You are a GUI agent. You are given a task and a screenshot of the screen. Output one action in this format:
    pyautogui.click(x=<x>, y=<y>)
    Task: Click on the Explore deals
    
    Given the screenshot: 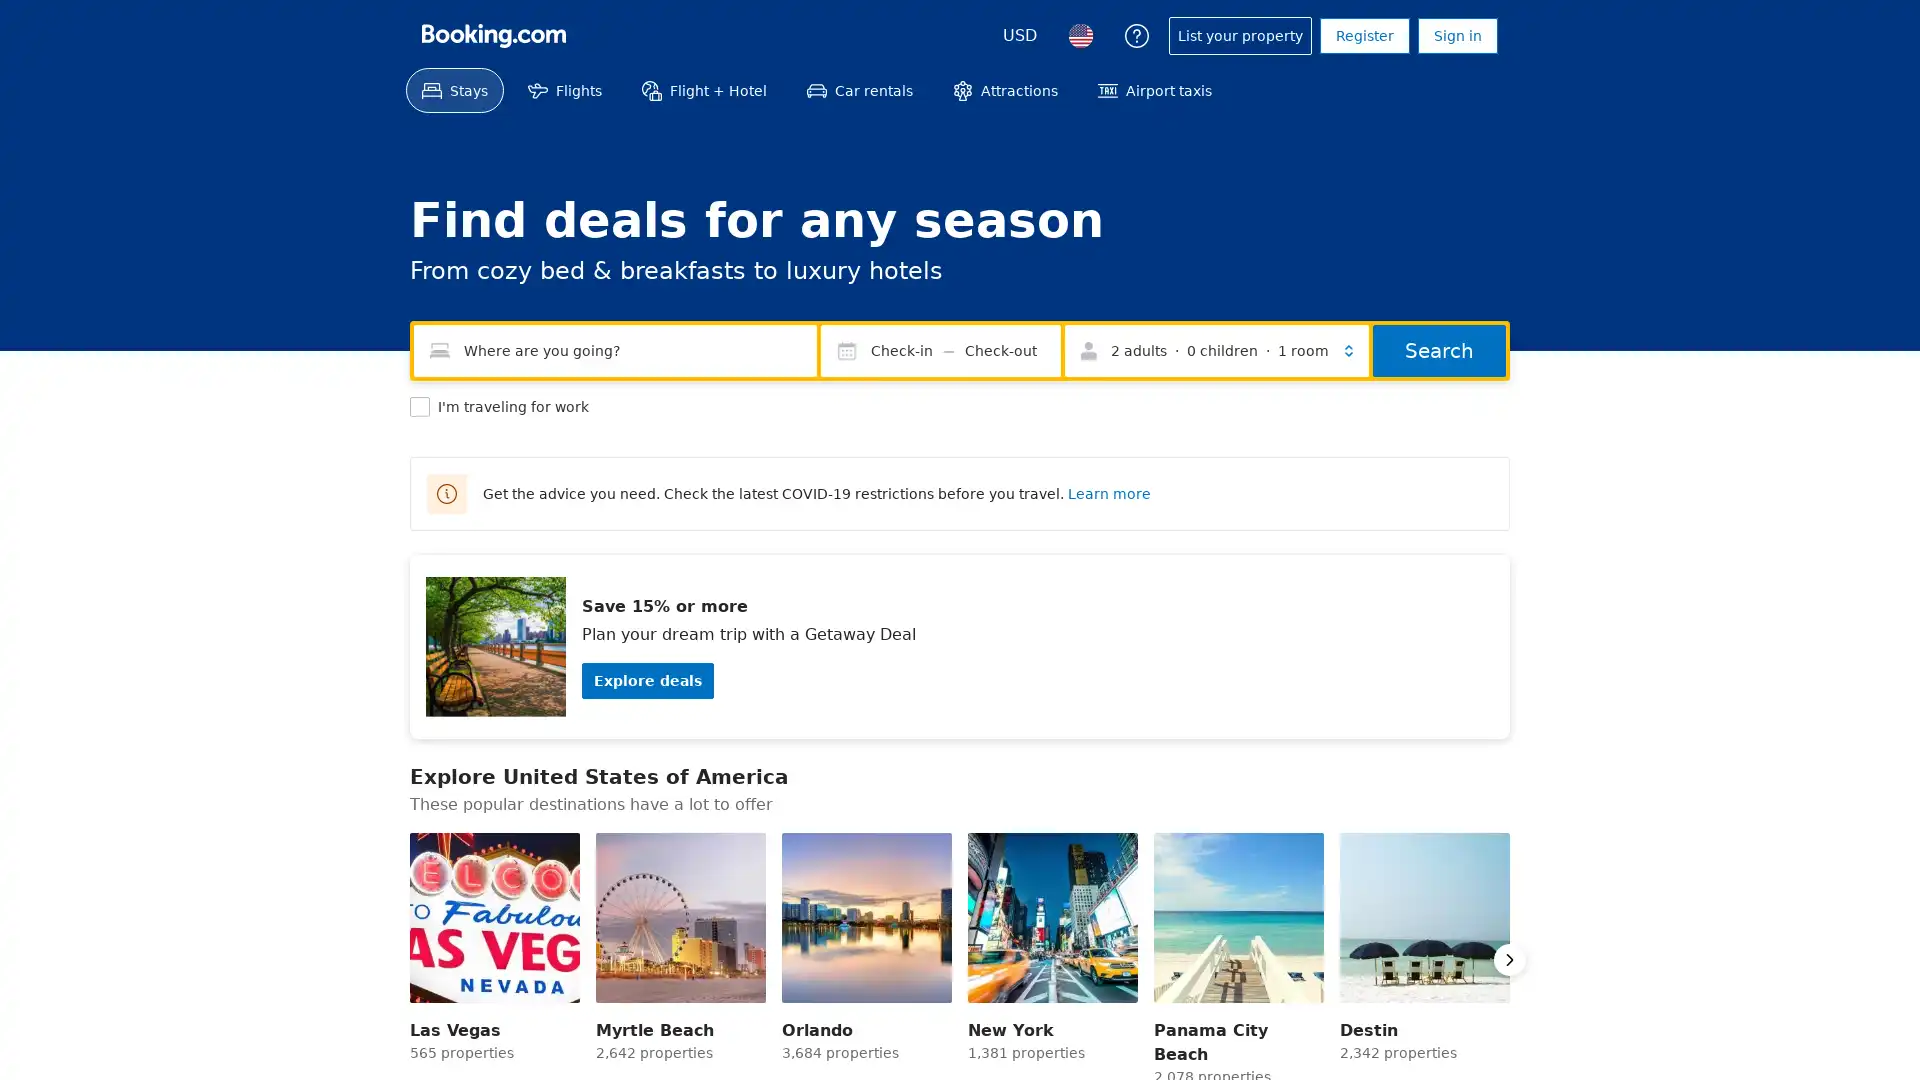 What is the action you would take?
    pyautogui.click(x=648, y=680)
    